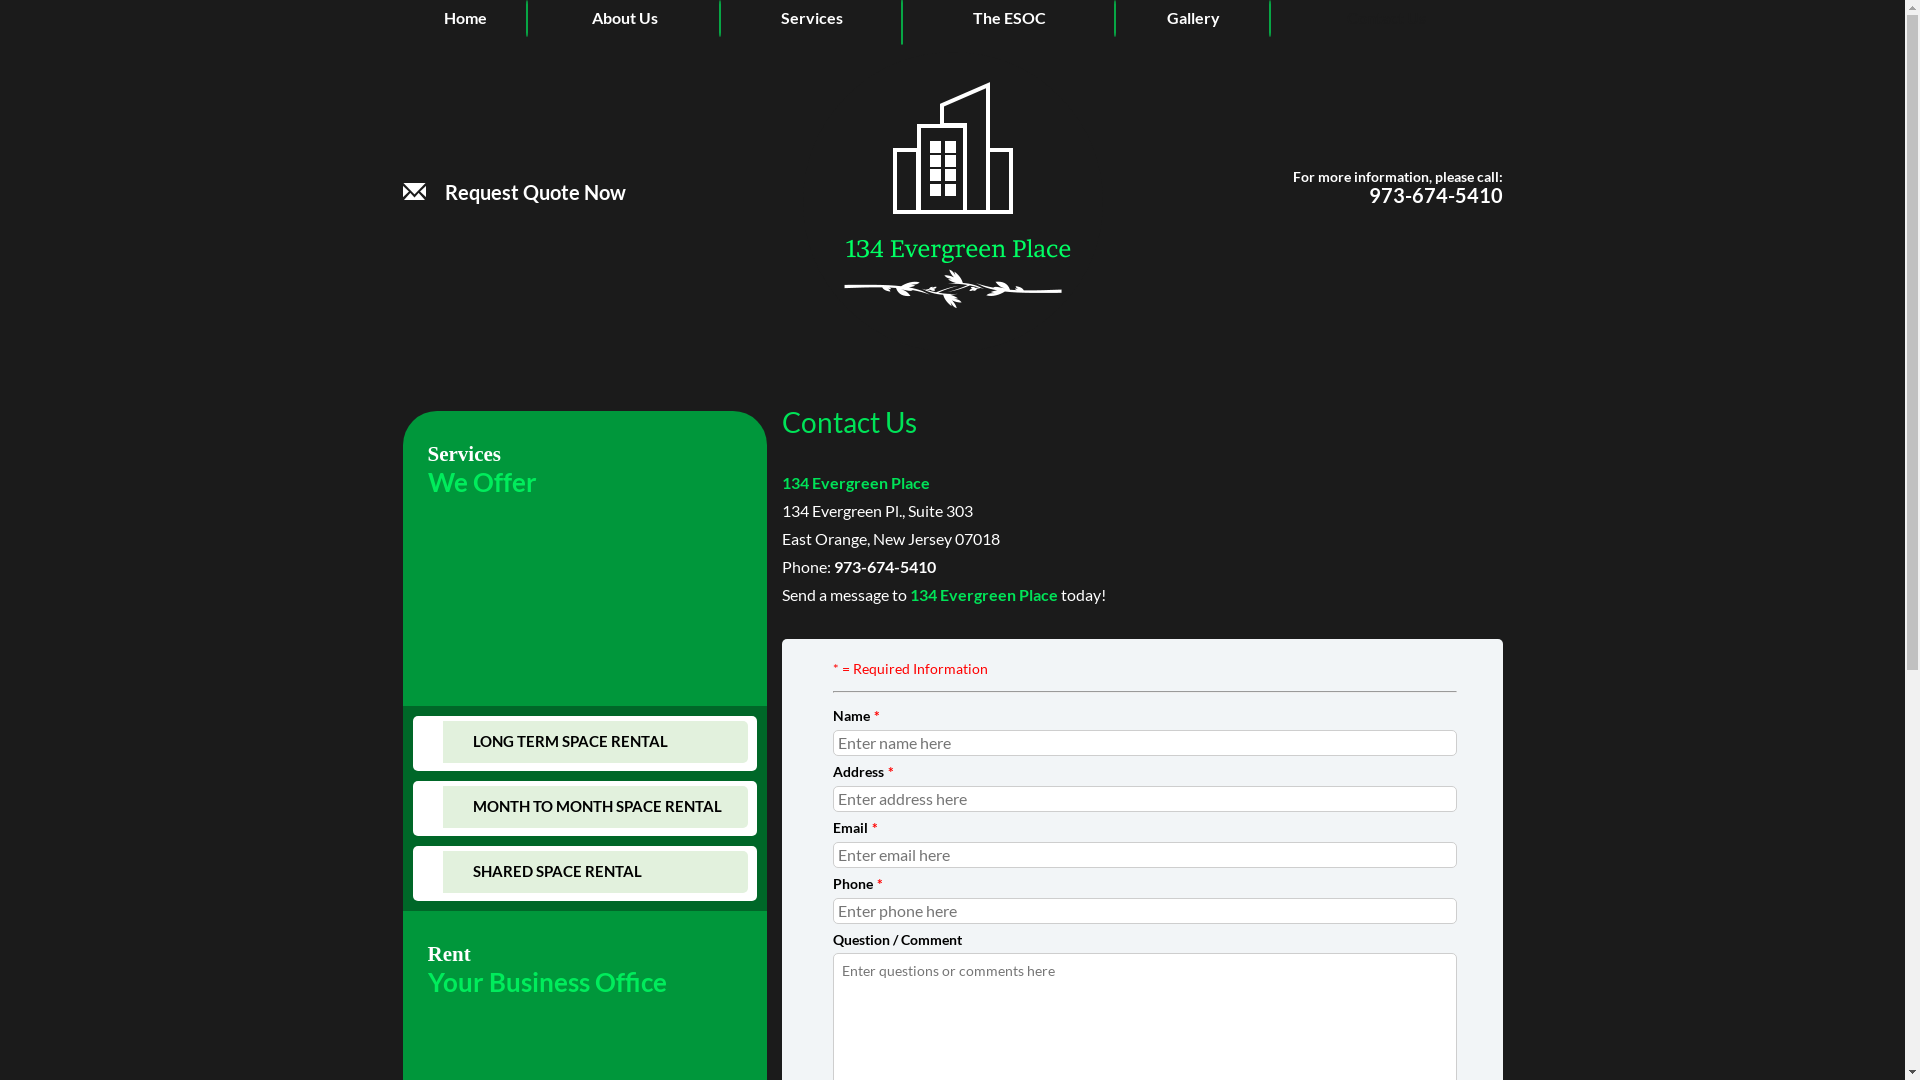  What do you see at coordinates (464, 17) in the screenshot?
I see `'Home'` at bounding box center [464, 17].